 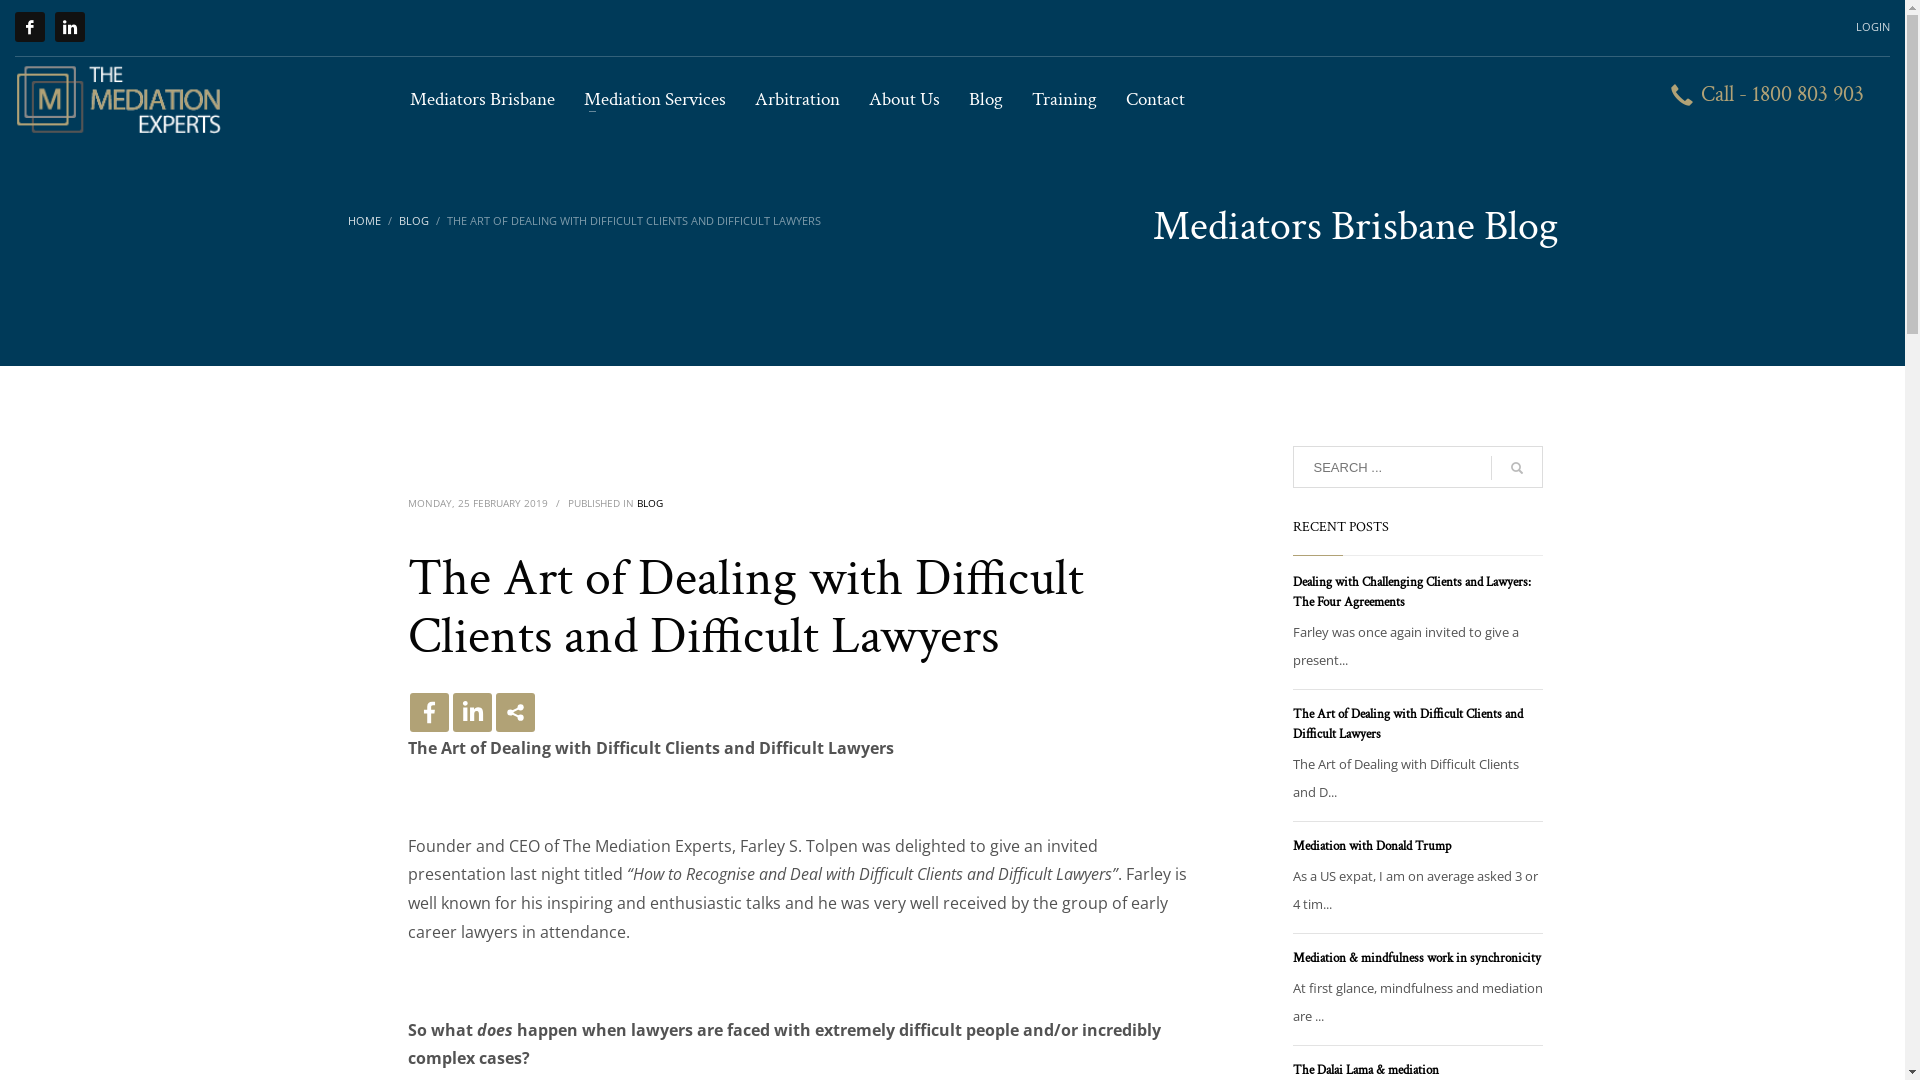 I want to click on 'LOGIN', so click(x=1871, y=26).